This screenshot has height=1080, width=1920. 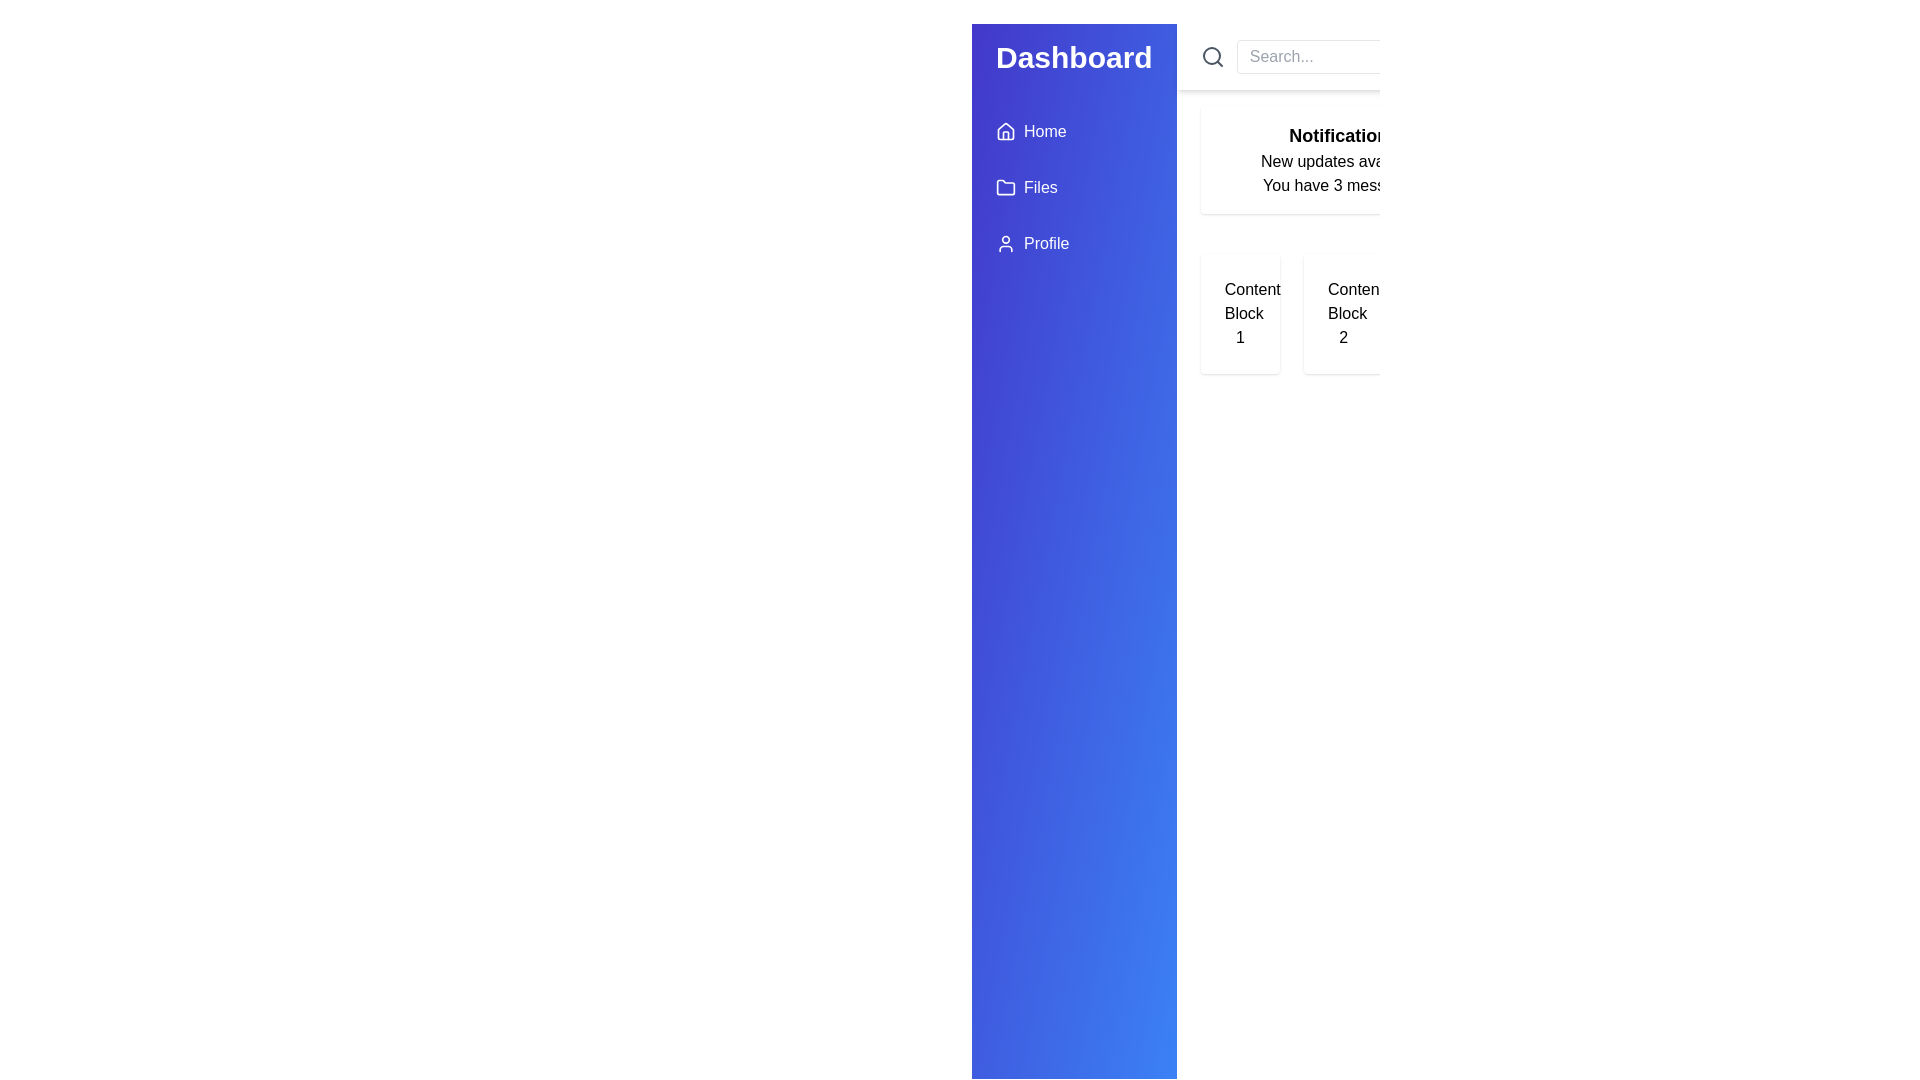 I want to click on the 'Files' button in the left vertical navigation panel, so click(x=1026, y=188).